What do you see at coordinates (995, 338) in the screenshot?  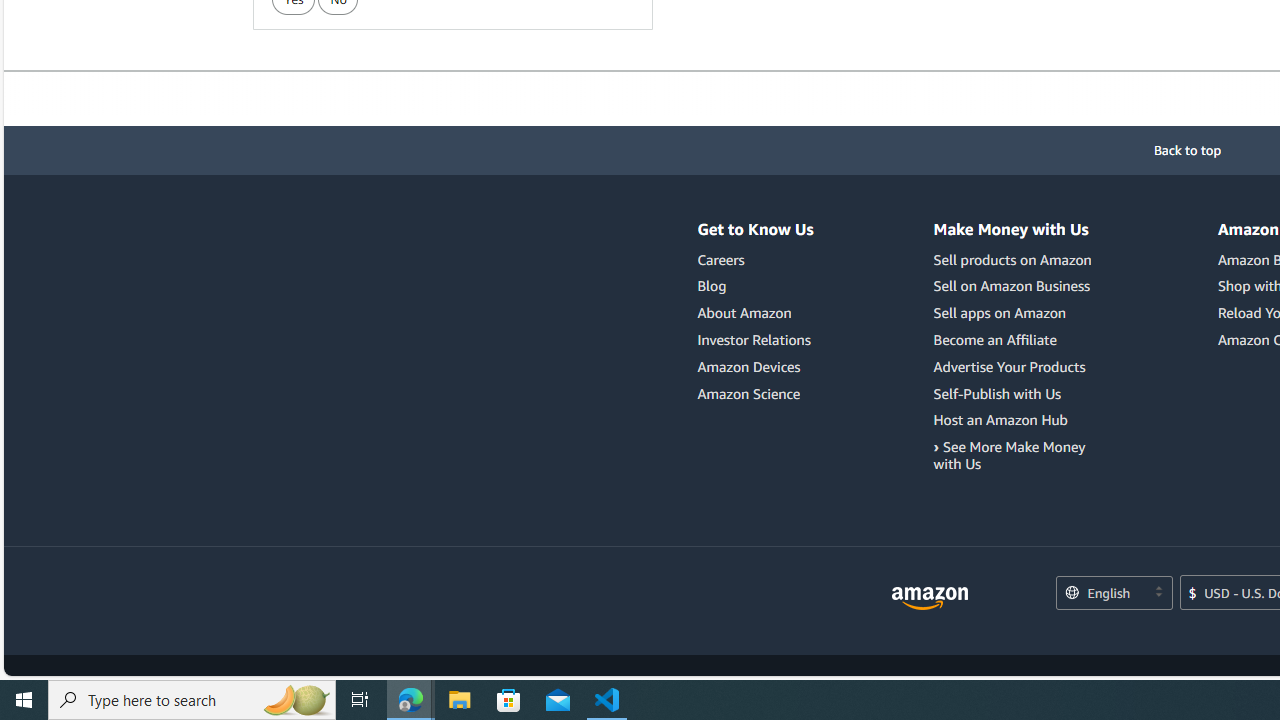 I see `'Become an Affiliate'` at bounding box center [995, 338].